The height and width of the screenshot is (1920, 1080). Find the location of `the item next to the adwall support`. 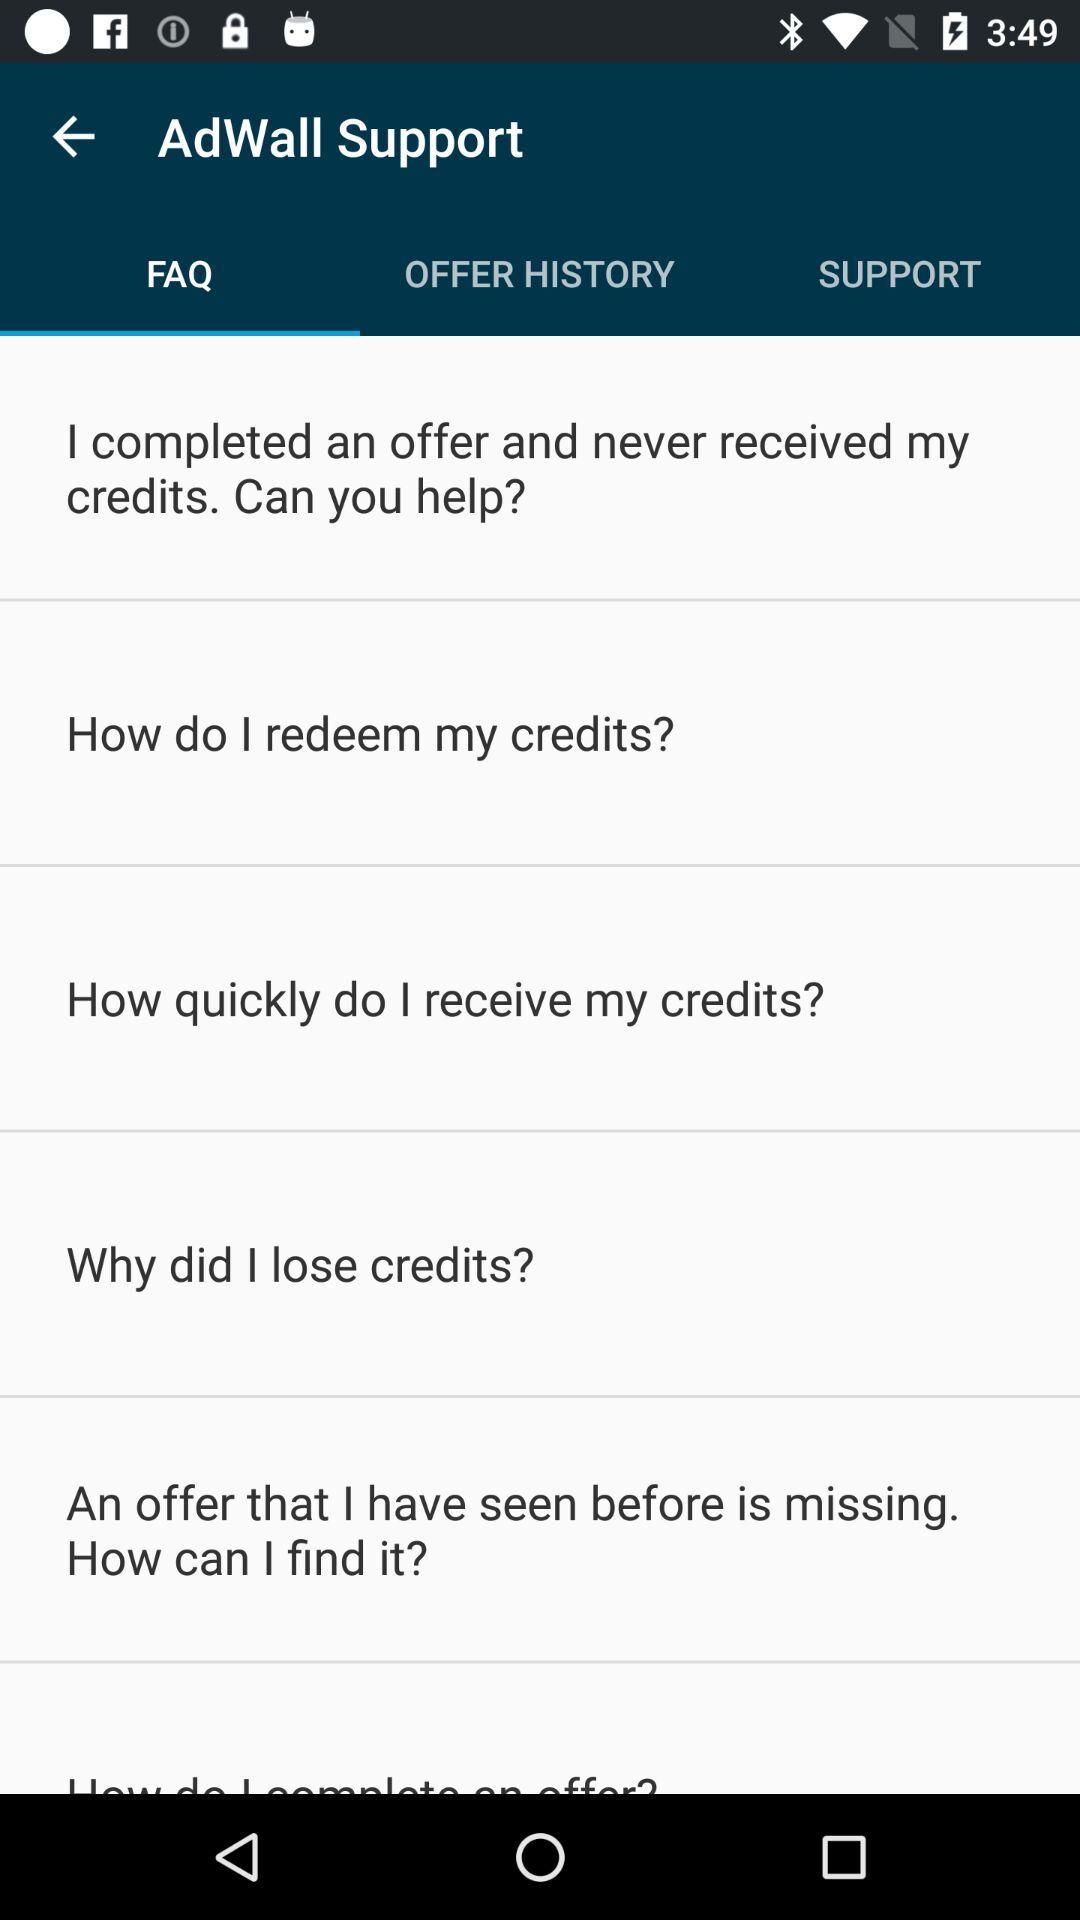

the item next to the adwall support is located at coordinates (72, 135).